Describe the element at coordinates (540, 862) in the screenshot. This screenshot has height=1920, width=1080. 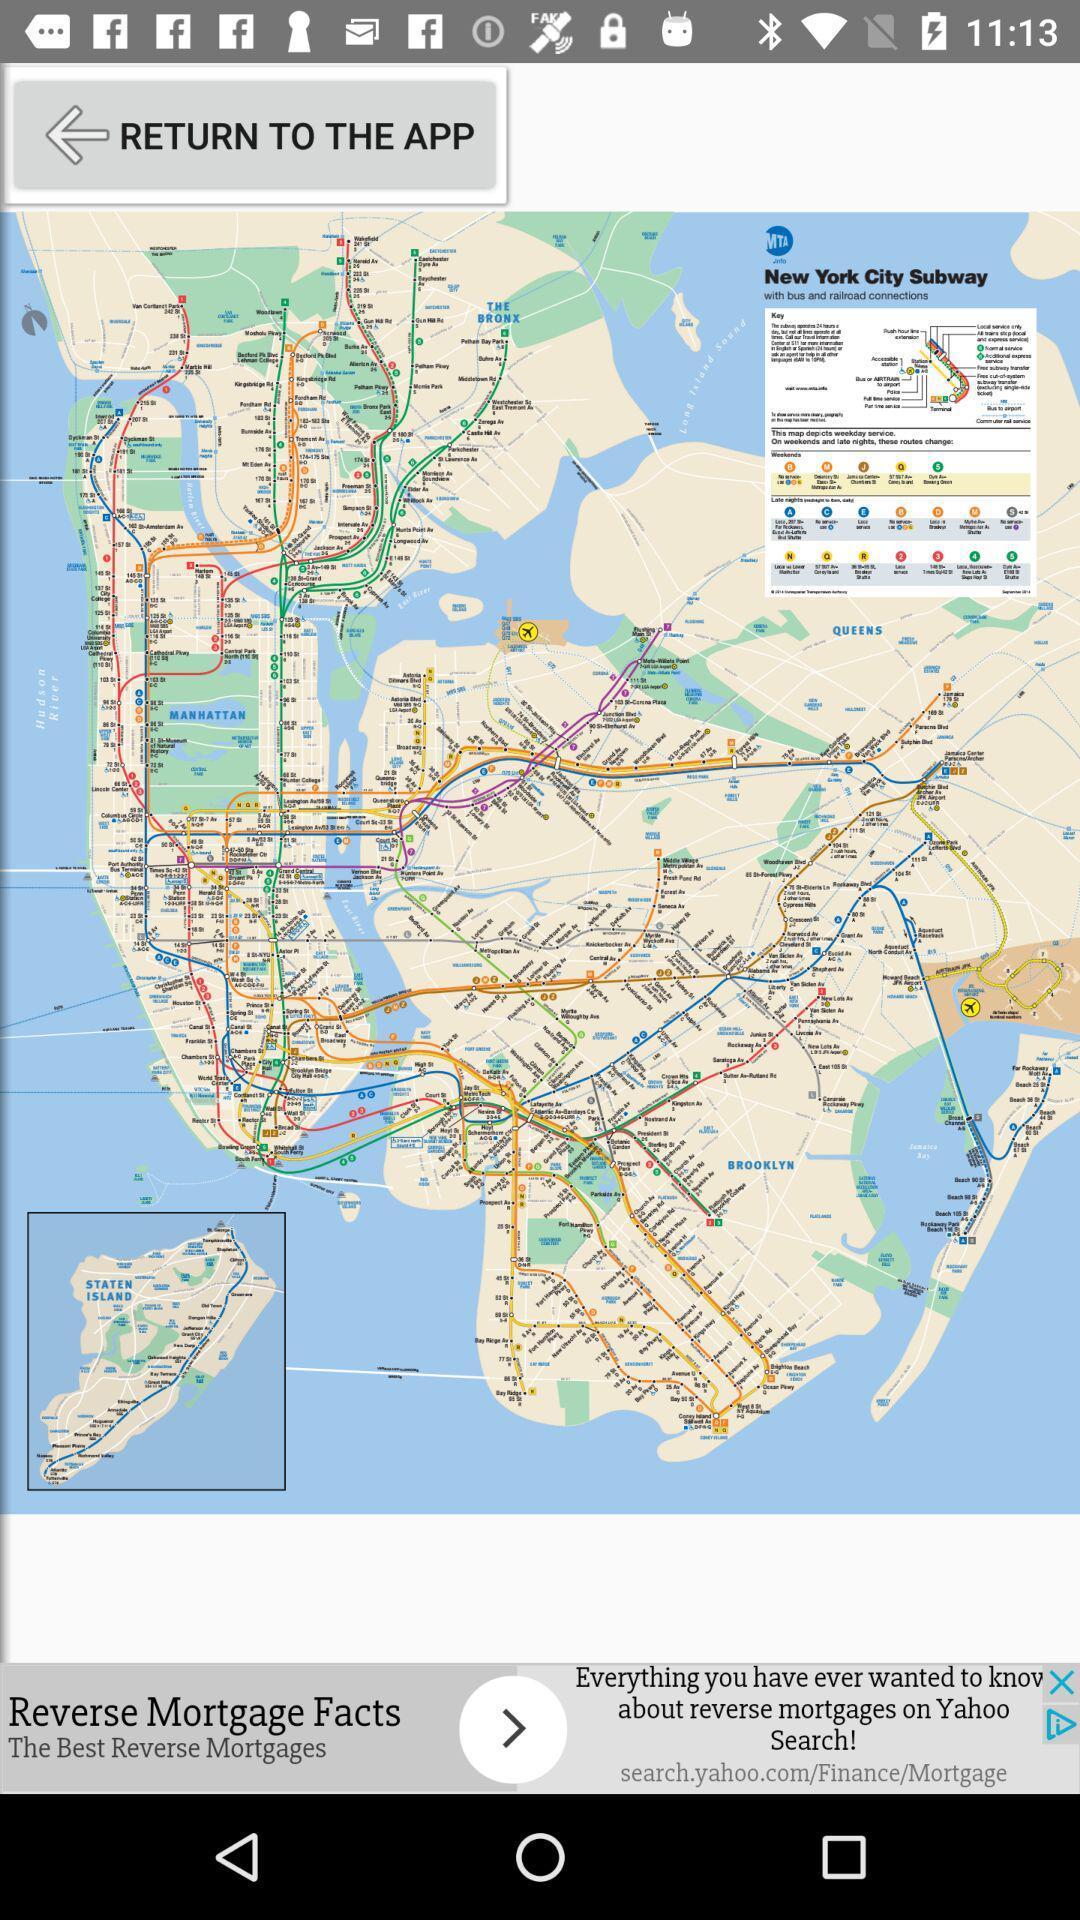
I see `full screen` at that location.